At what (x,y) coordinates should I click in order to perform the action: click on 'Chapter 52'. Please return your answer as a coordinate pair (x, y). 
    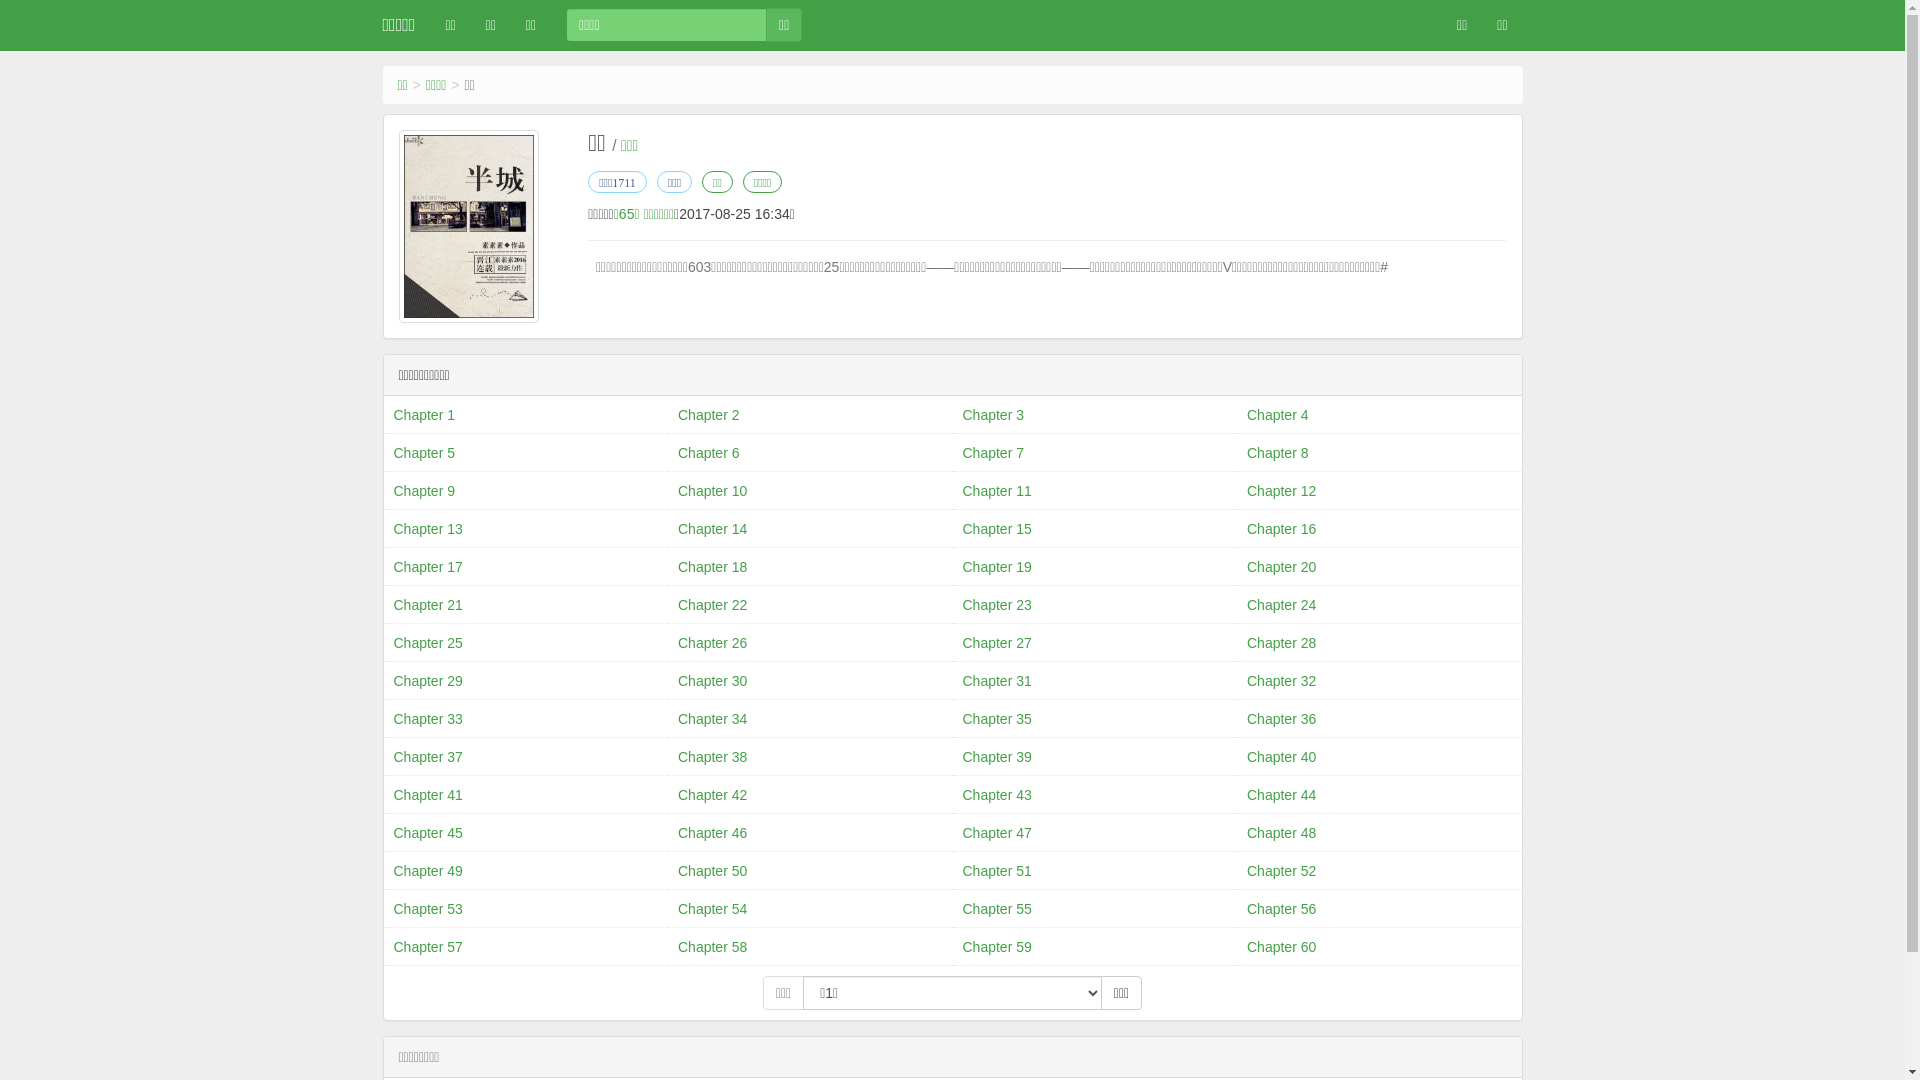
    Looking at the image, I should click on (1378, 870).